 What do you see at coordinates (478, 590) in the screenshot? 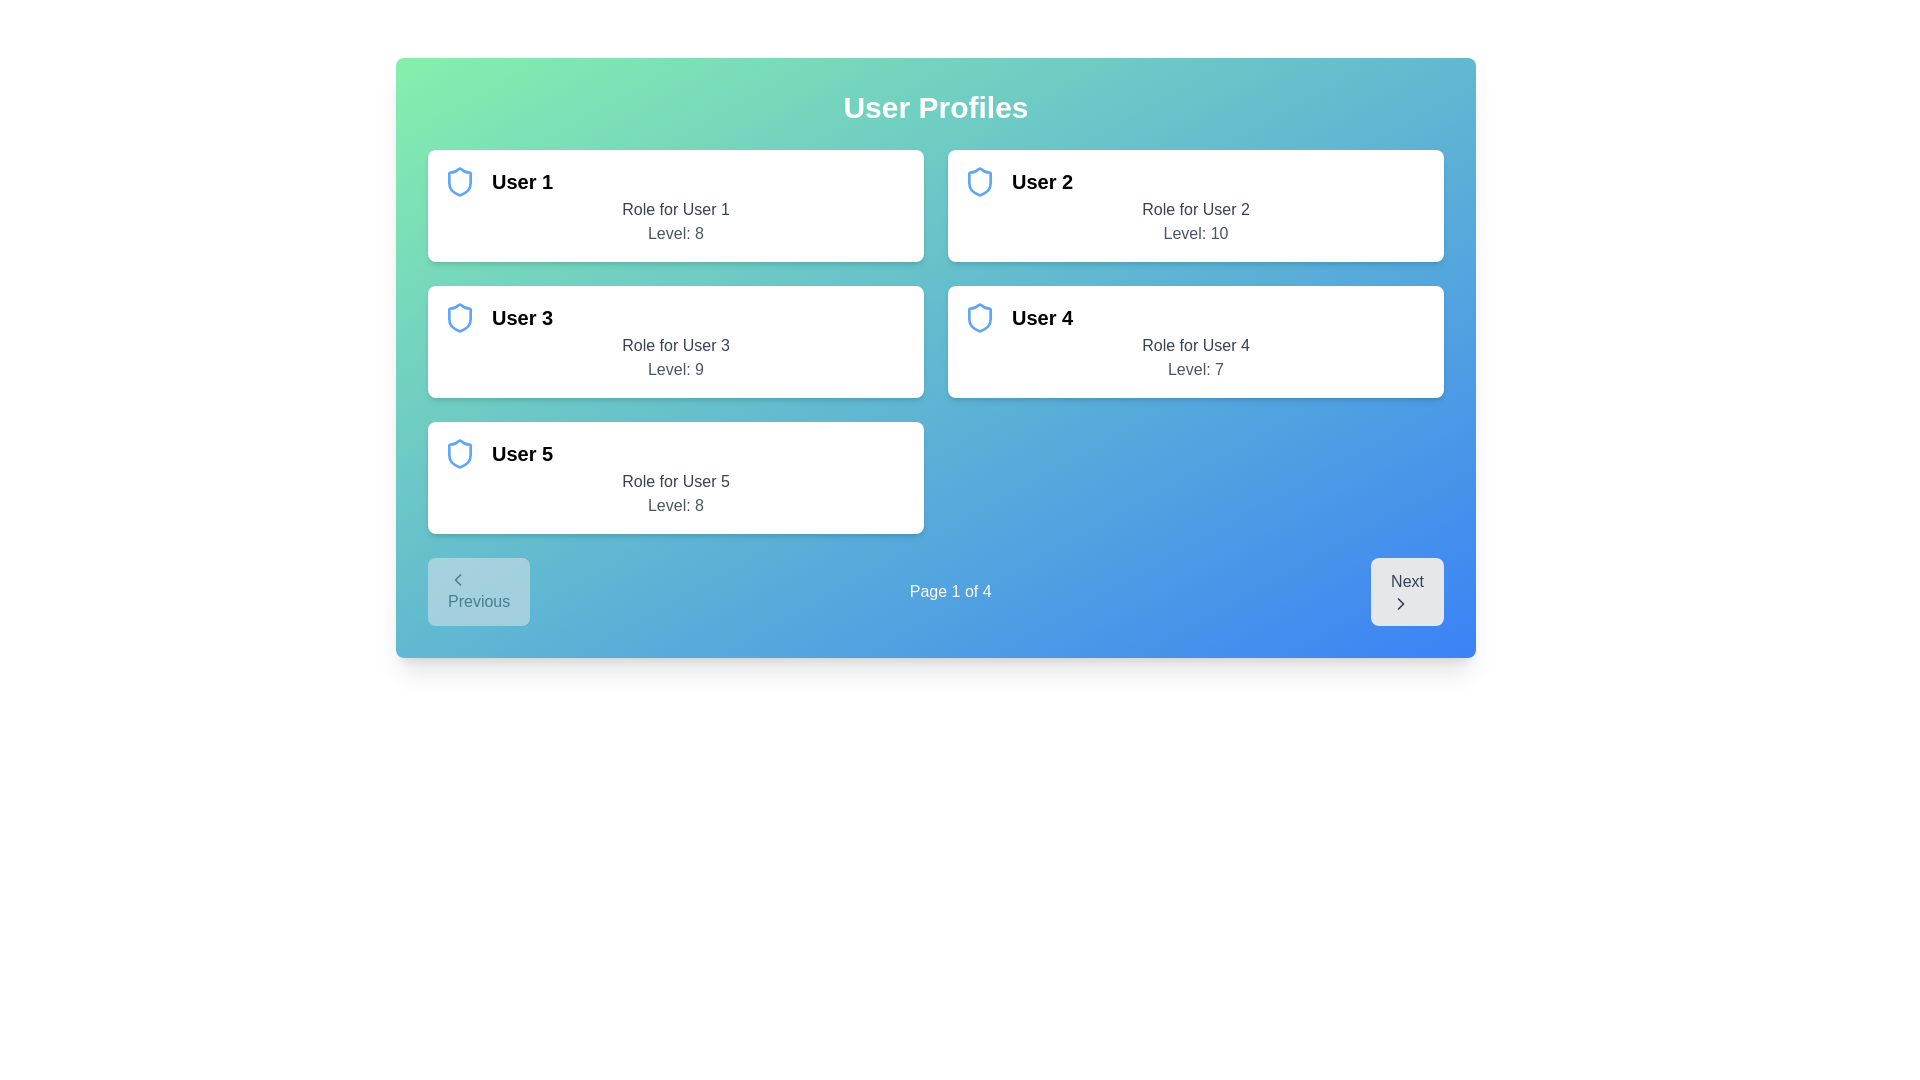
I see `the button that navigates to the previous page in the paginated interface, located at the bottom-left corner of the pagination controls` at bounding box center [478, 590].